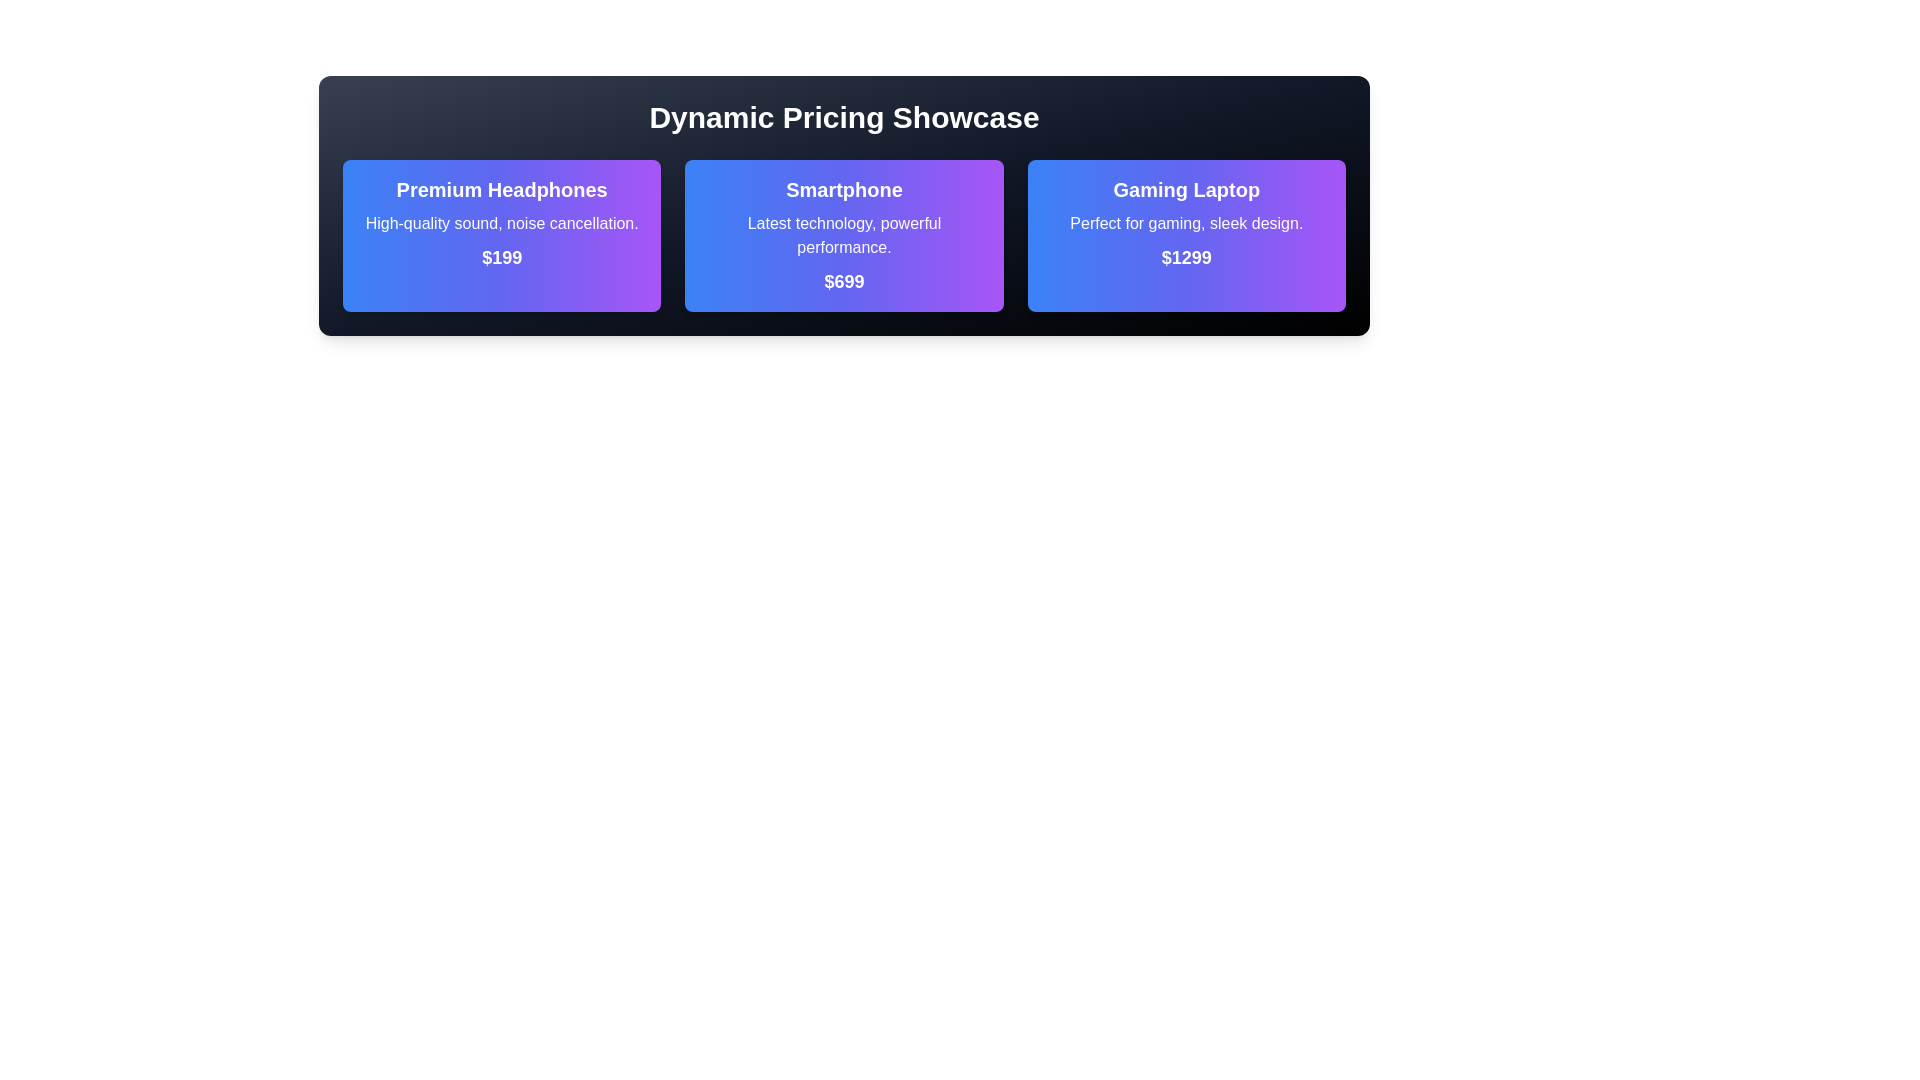 This screenshot has height=1080, width=1920. I want to click on the Header text that serves as a title for the section, located above a grid layout of product options, so click(844, 118).